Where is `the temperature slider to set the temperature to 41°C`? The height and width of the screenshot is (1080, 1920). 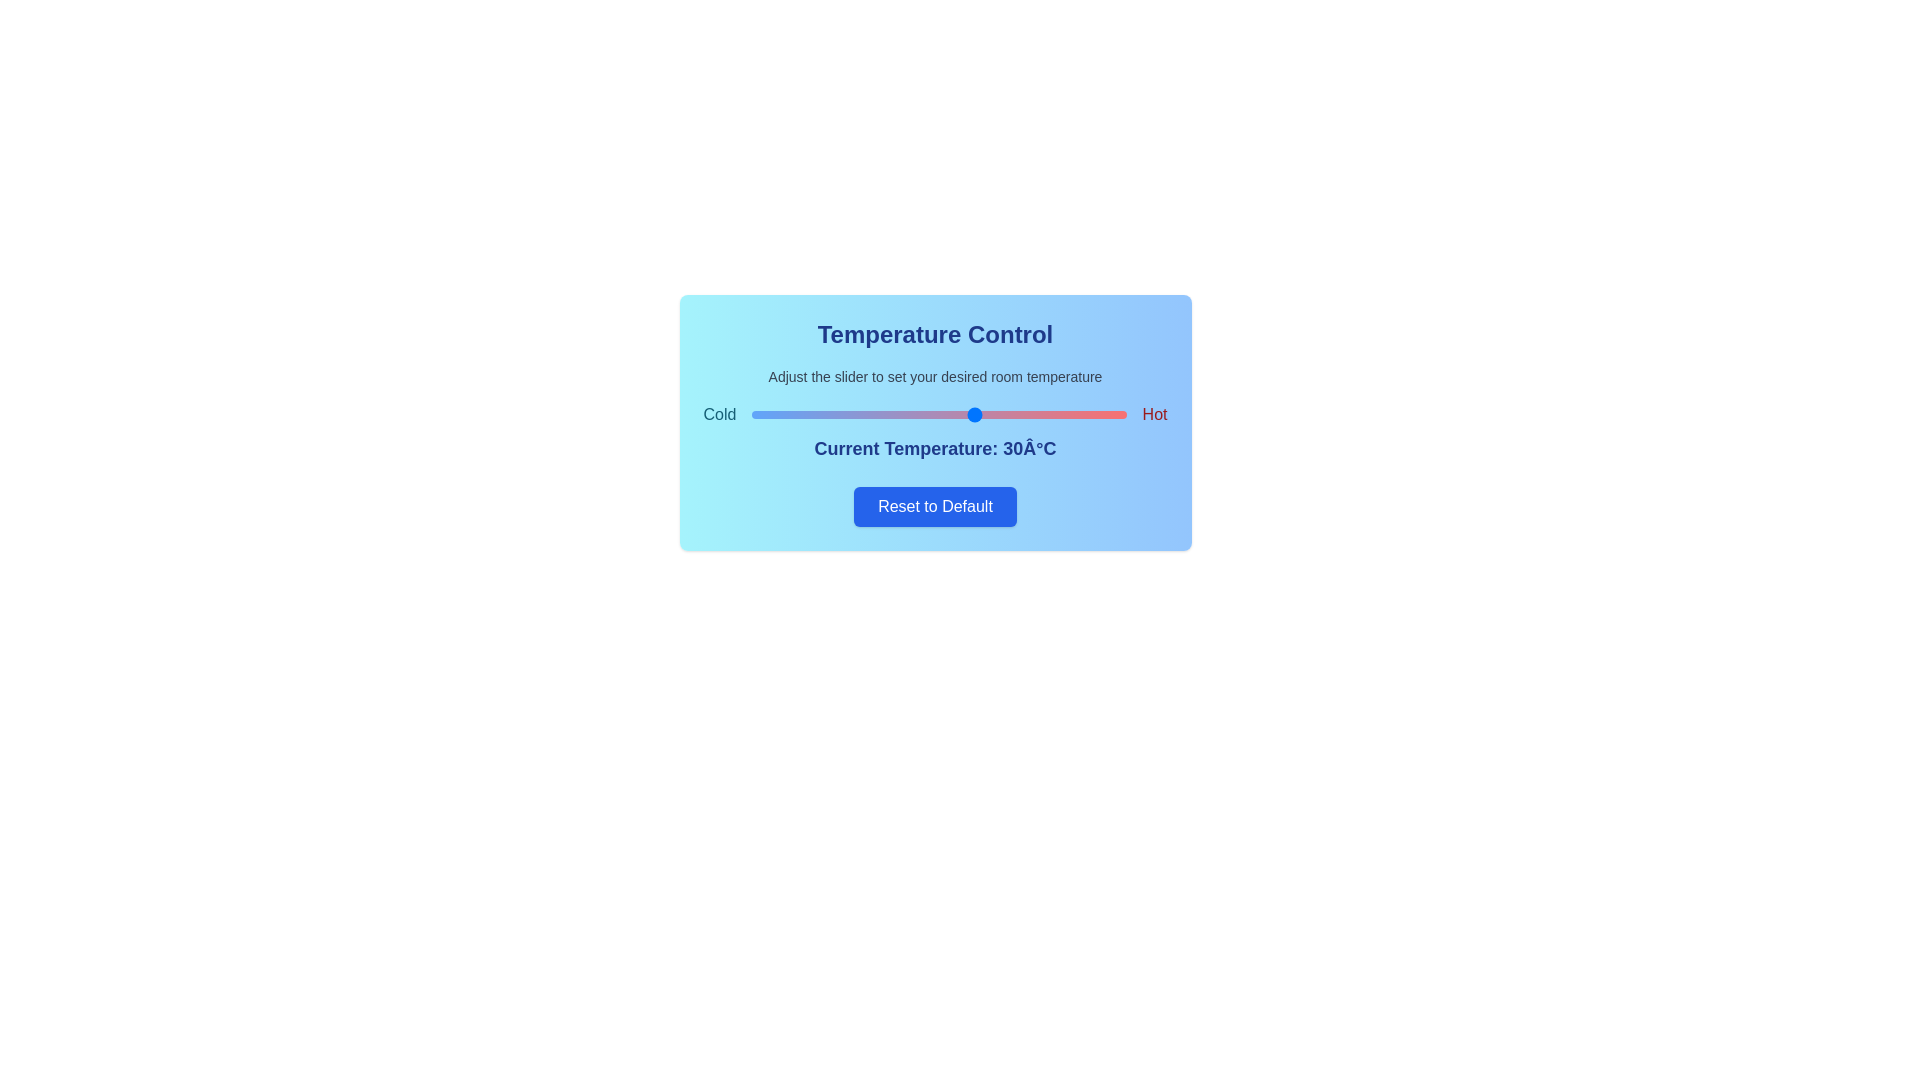
the temperature slider to set the temperature to 41°C is located at coordinates (1058, 414).